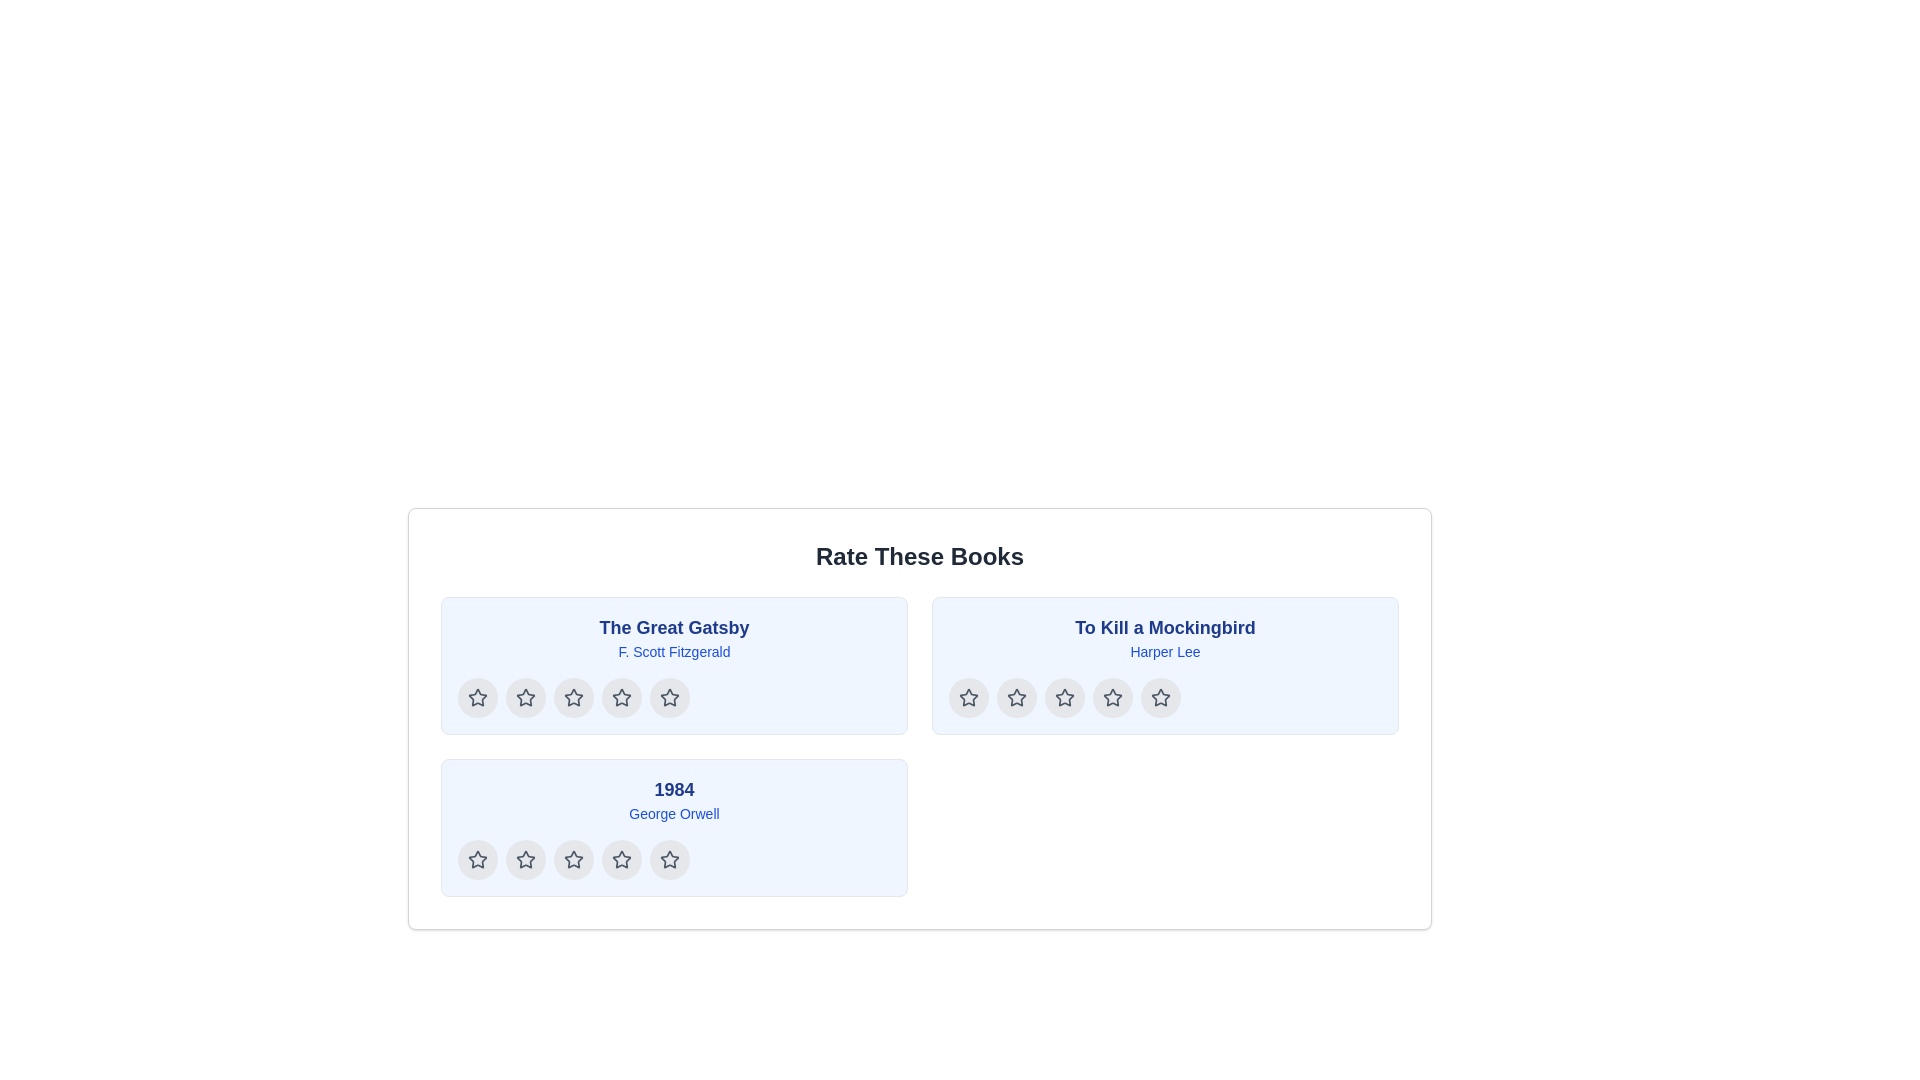  Describe the element at coordinates (674, 697) in the screenshot. I see `the fourth star in the rating component located under 'F. Scott Fitzgerald' for 'The Great Gatsby' to rate 4 stars` at that location.